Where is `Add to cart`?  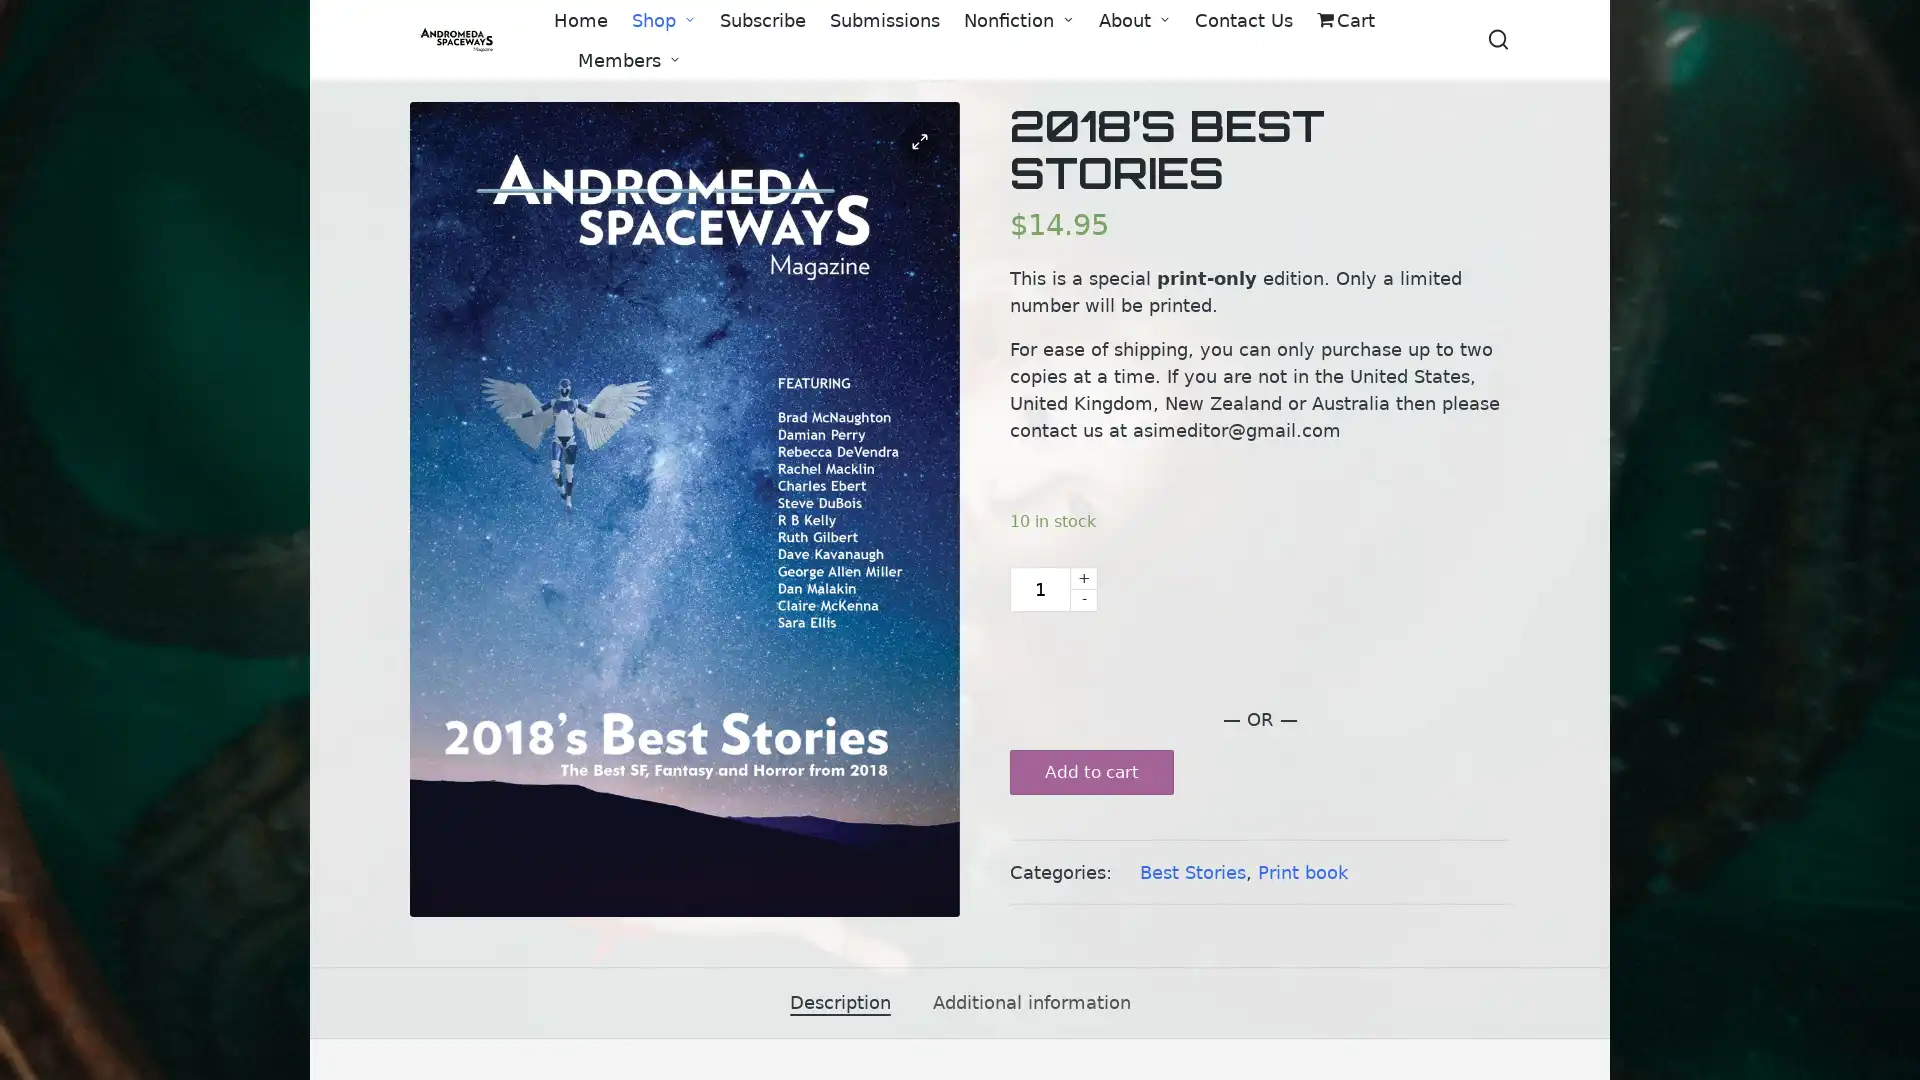 Add to cart is located at coordinates (1090, 771).